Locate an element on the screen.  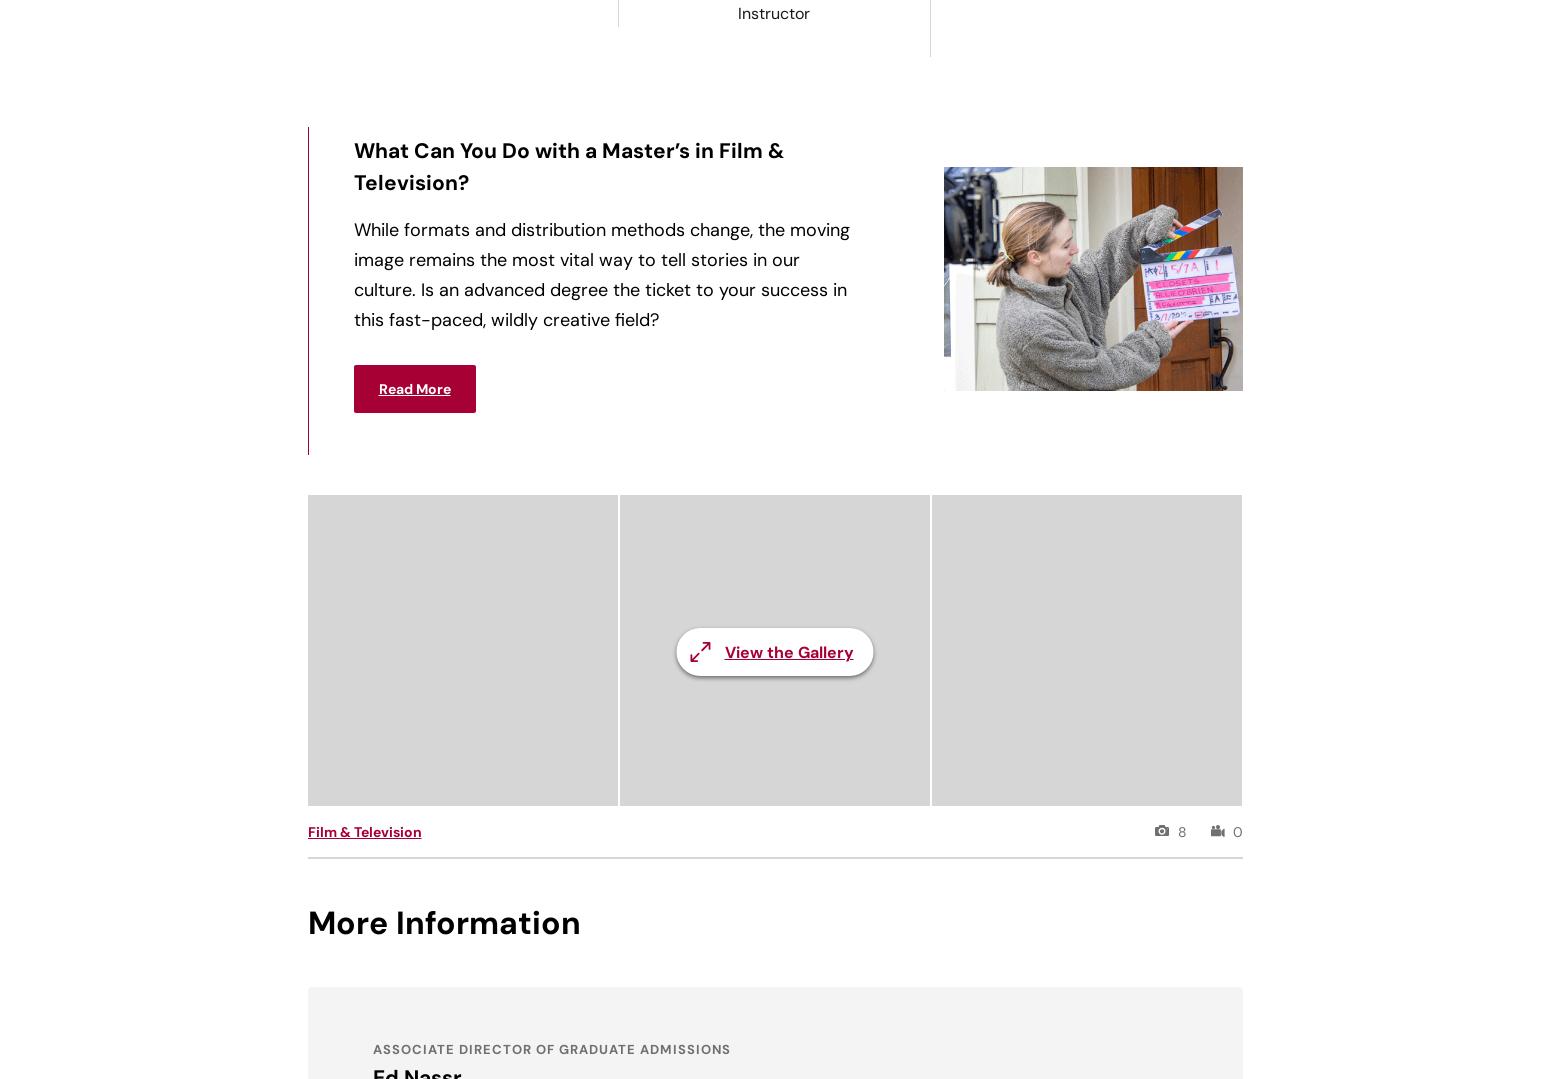
'View the Gallery' is located at coordinates (787, 651).